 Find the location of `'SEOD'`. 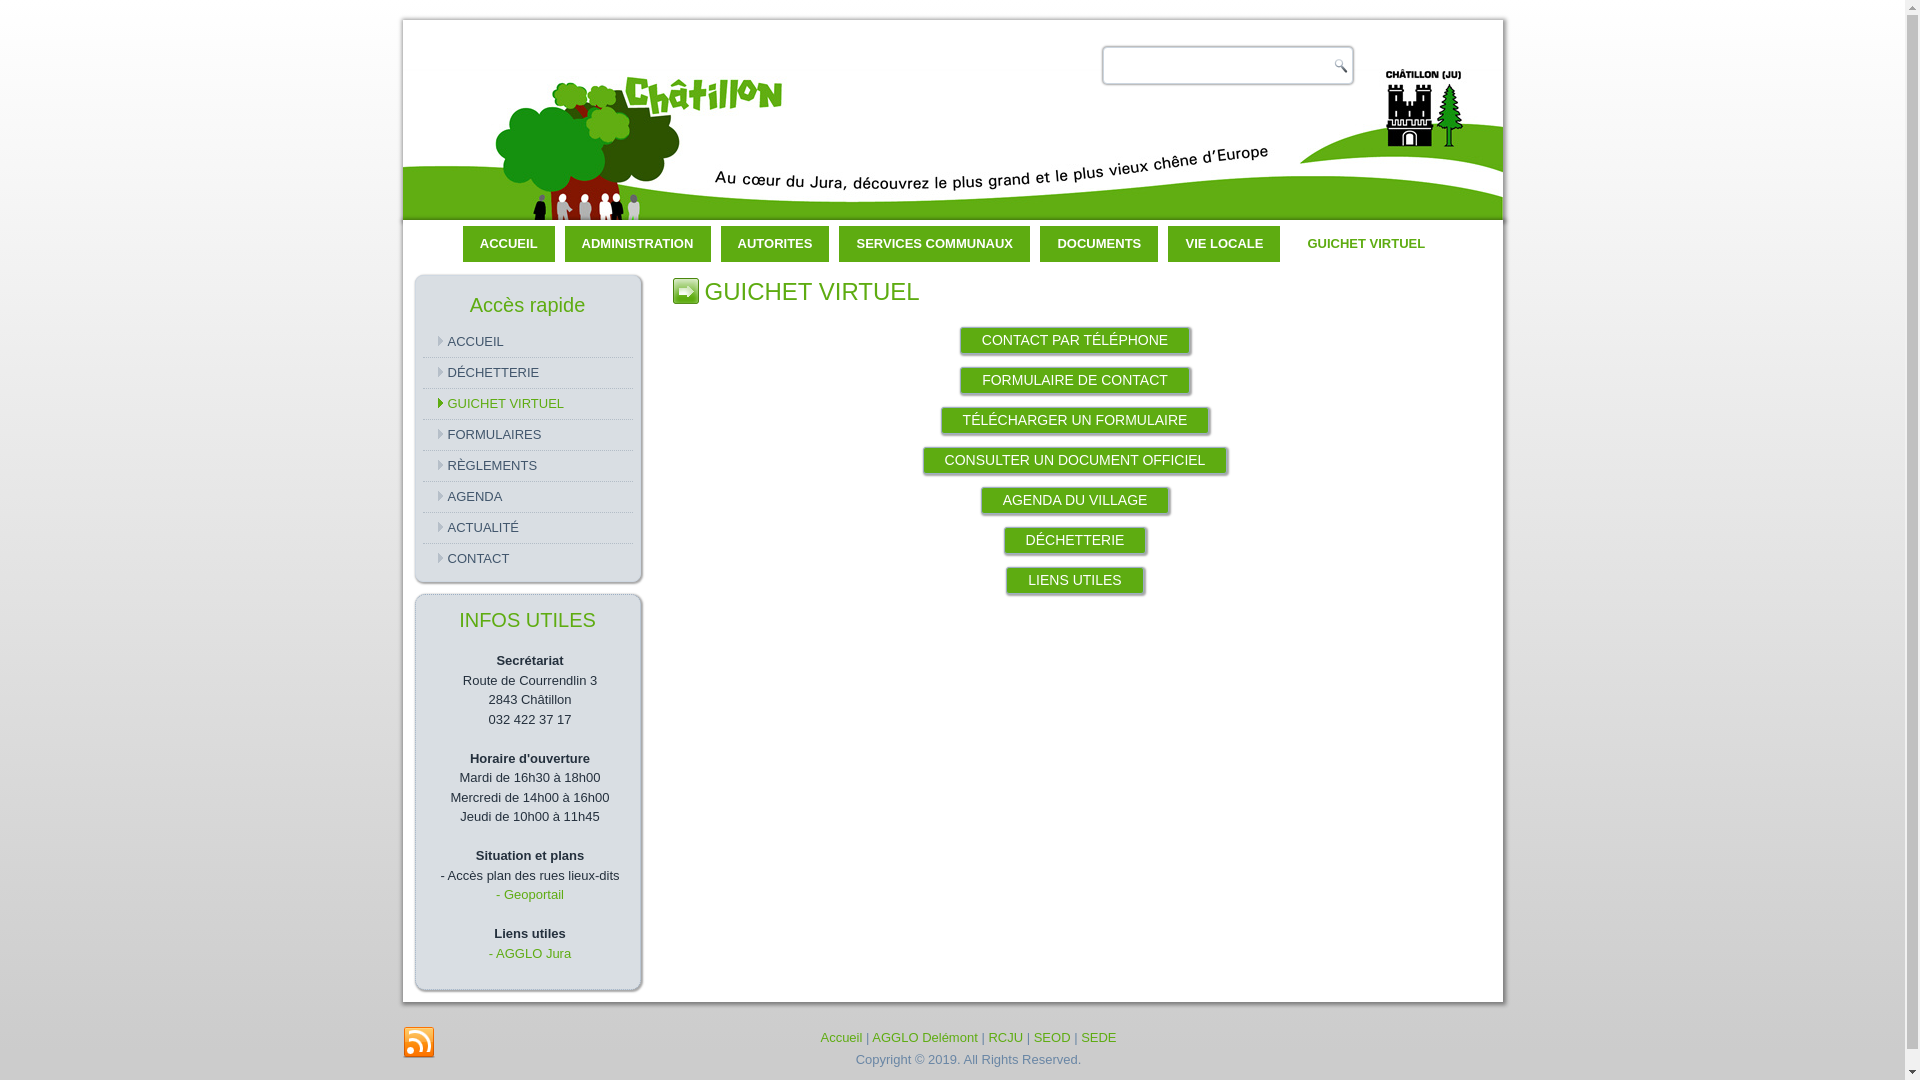

'SEOD' is located at coordinates (1051, 1036).